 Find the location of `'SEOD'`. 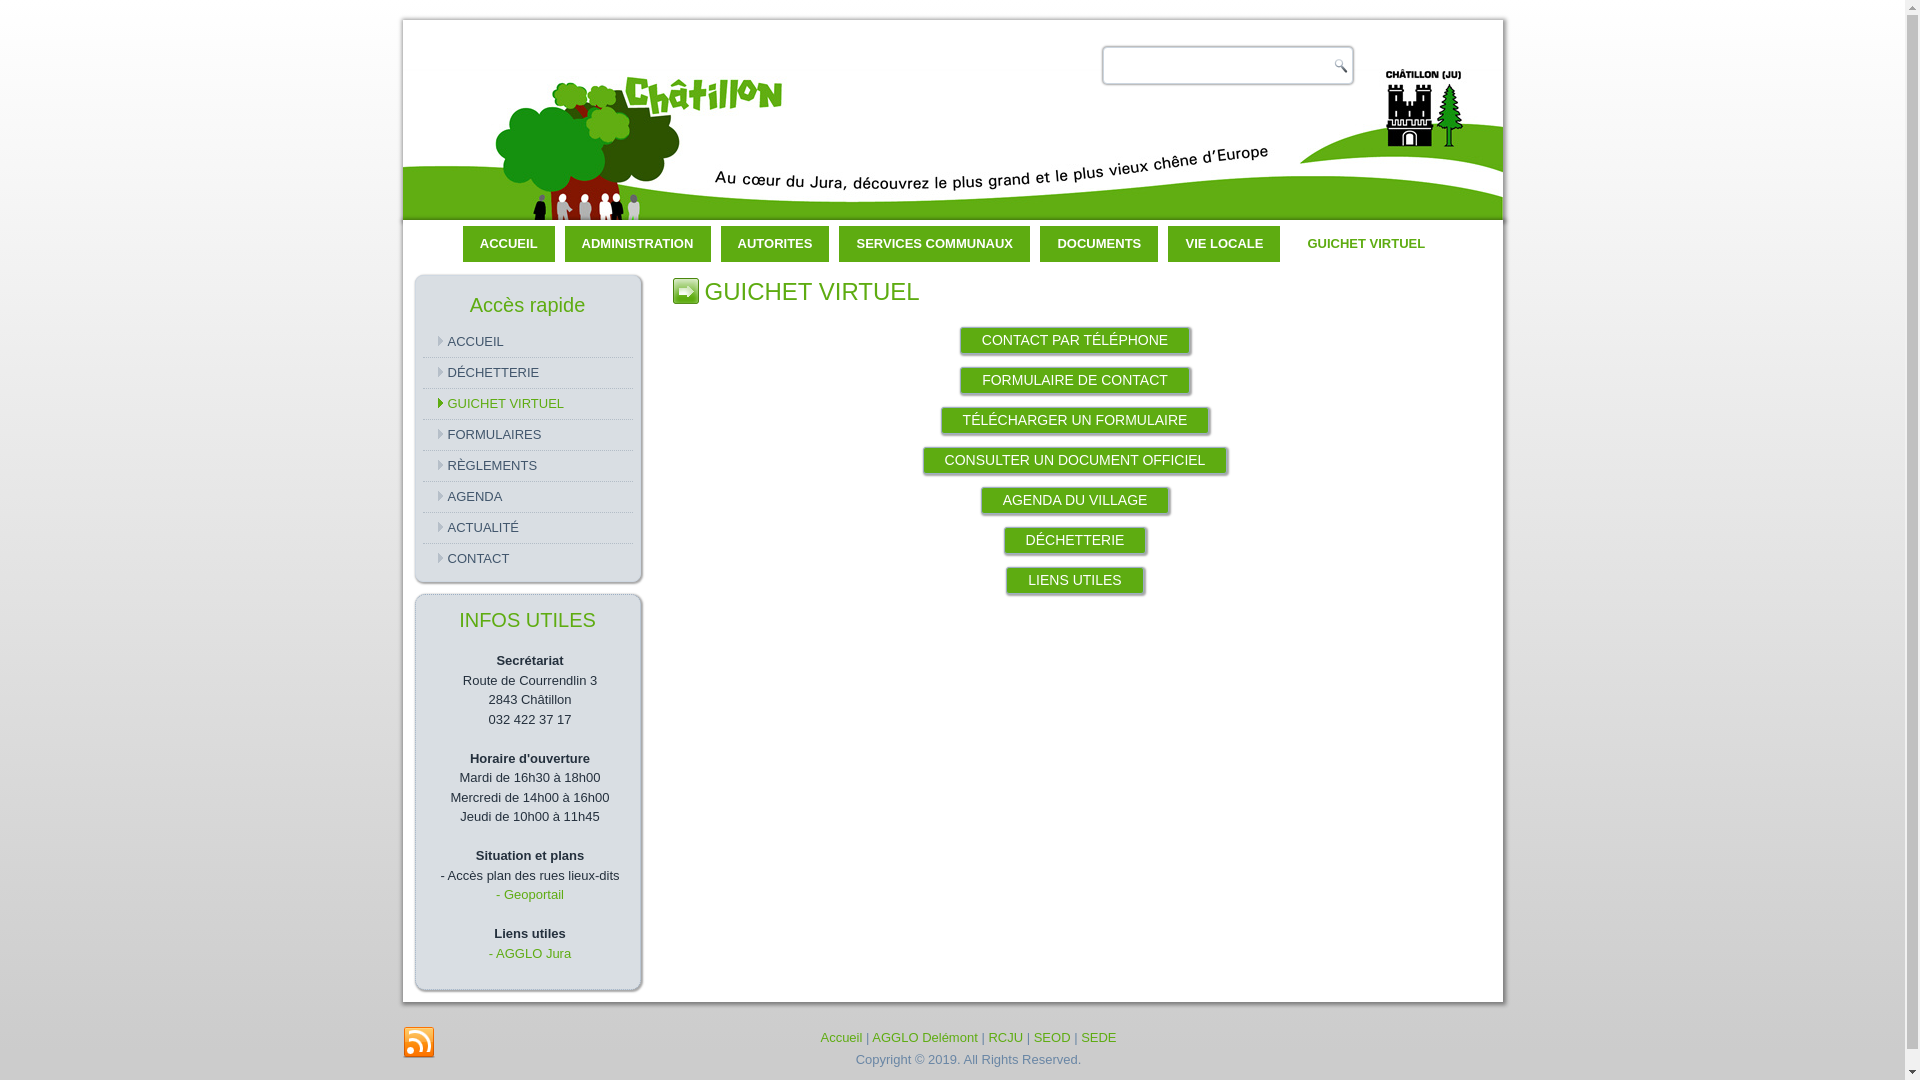

'SEOD' is located at coordinates (1051, 1036).